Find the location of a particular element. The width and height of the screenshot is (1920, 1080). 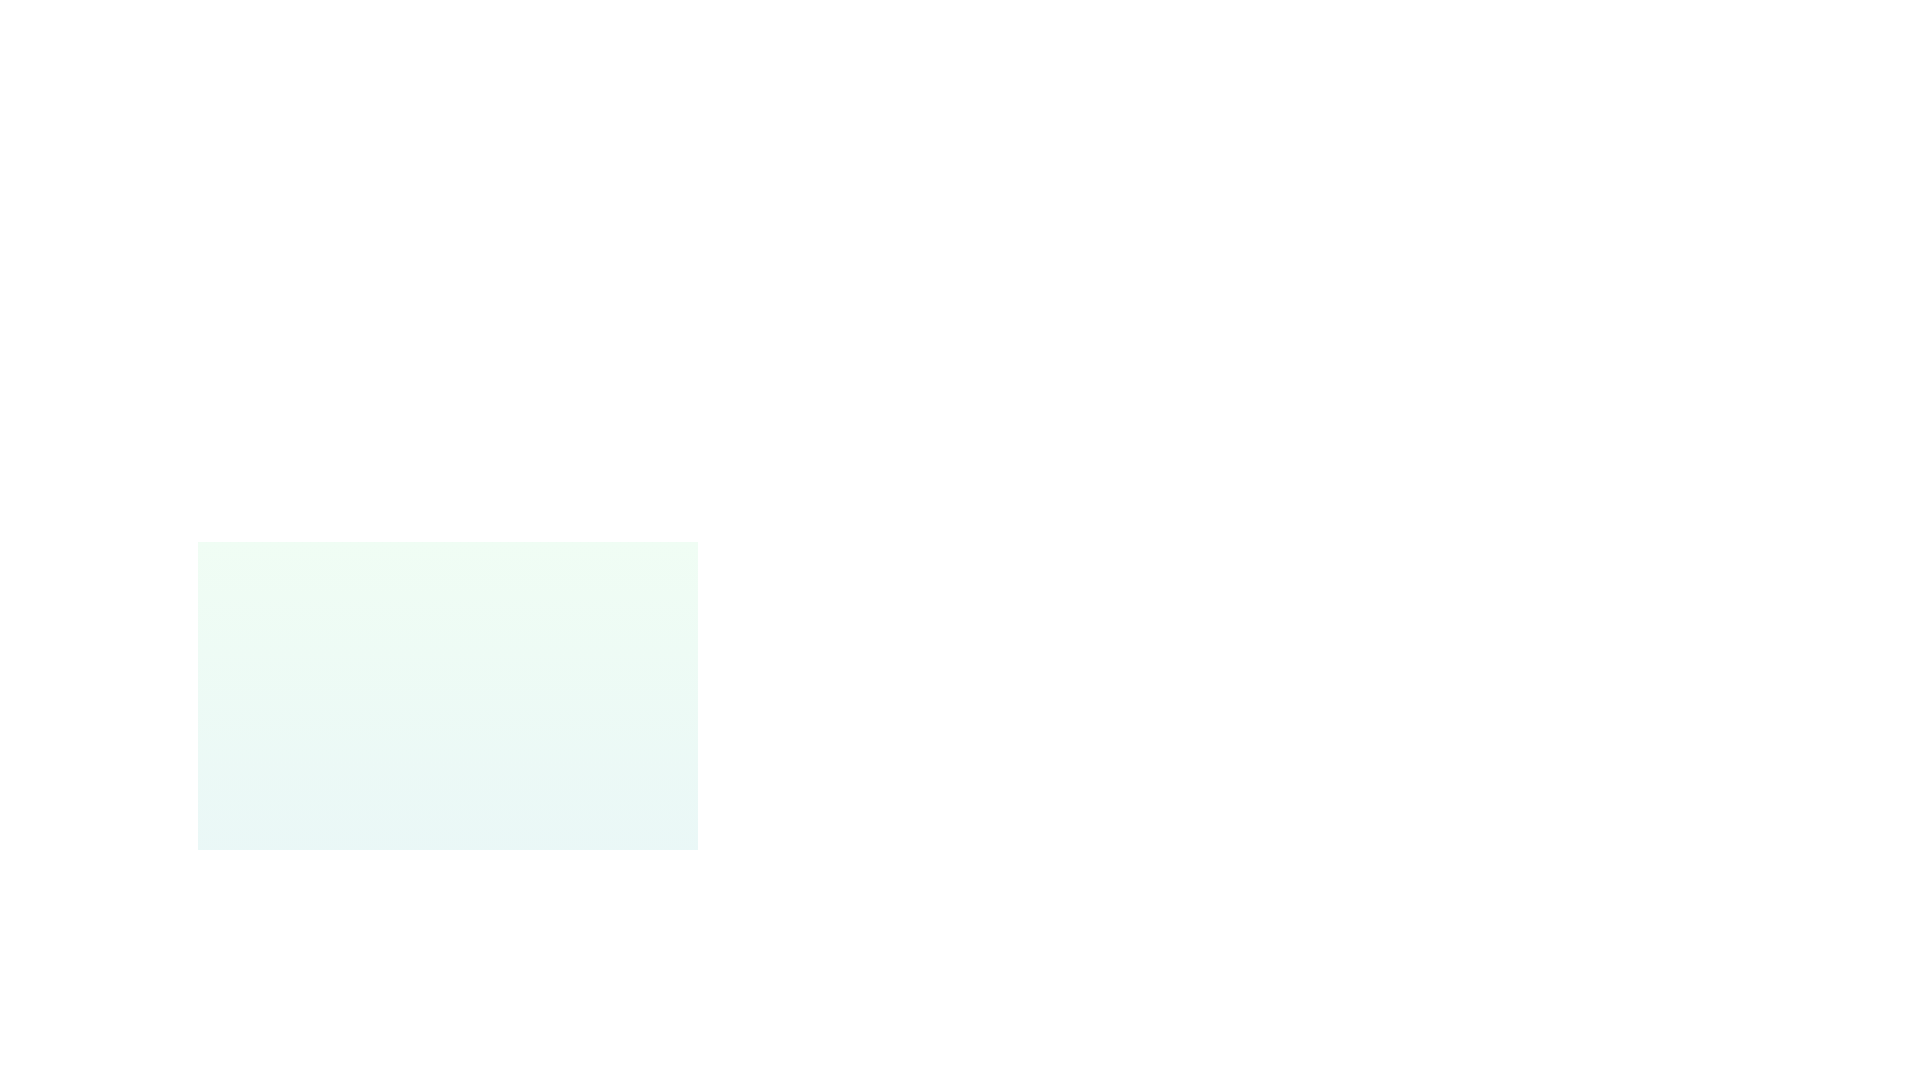

the notification icon to acknowledge the alert is located at coordinates (258, 977).